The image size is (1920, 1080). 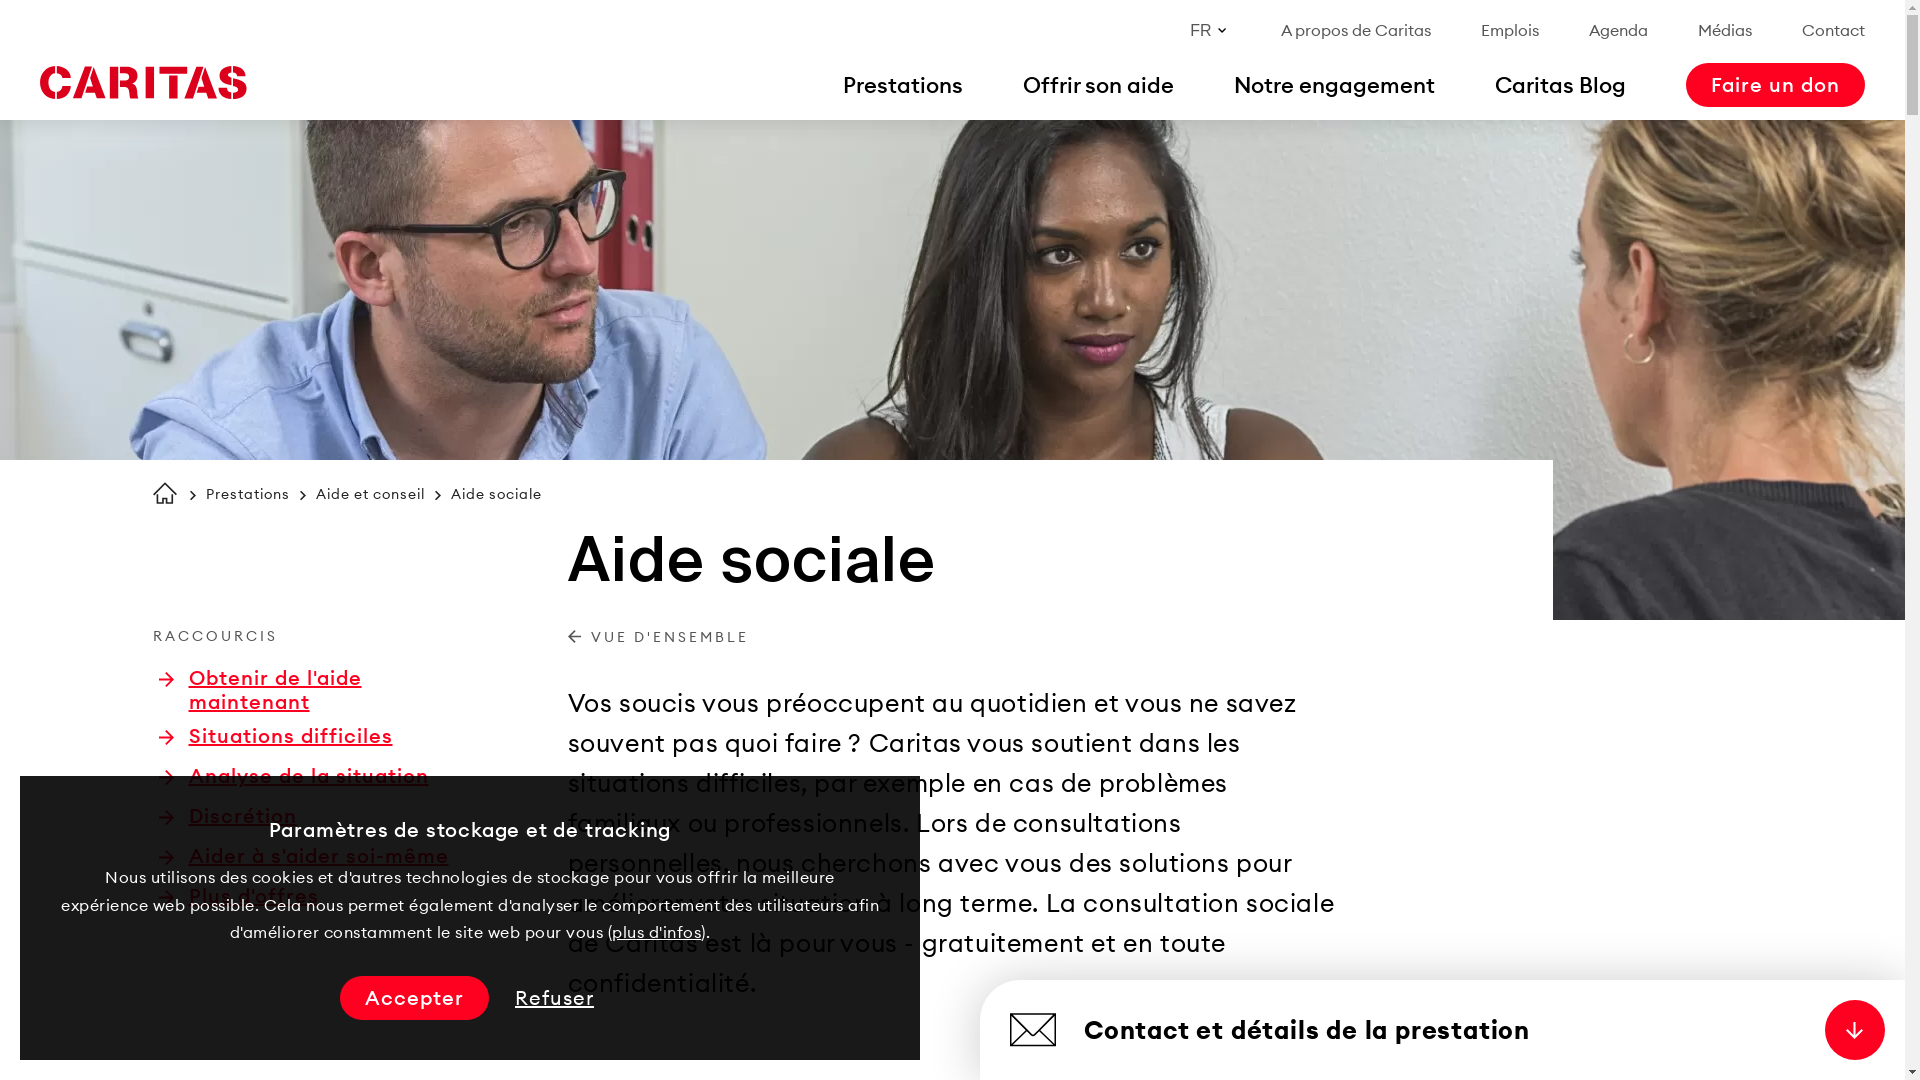 What do you see at coordinates (1559, 83) in the screenshot?
I see `'Caritas Blog'` at bounding box center [1559, 83].